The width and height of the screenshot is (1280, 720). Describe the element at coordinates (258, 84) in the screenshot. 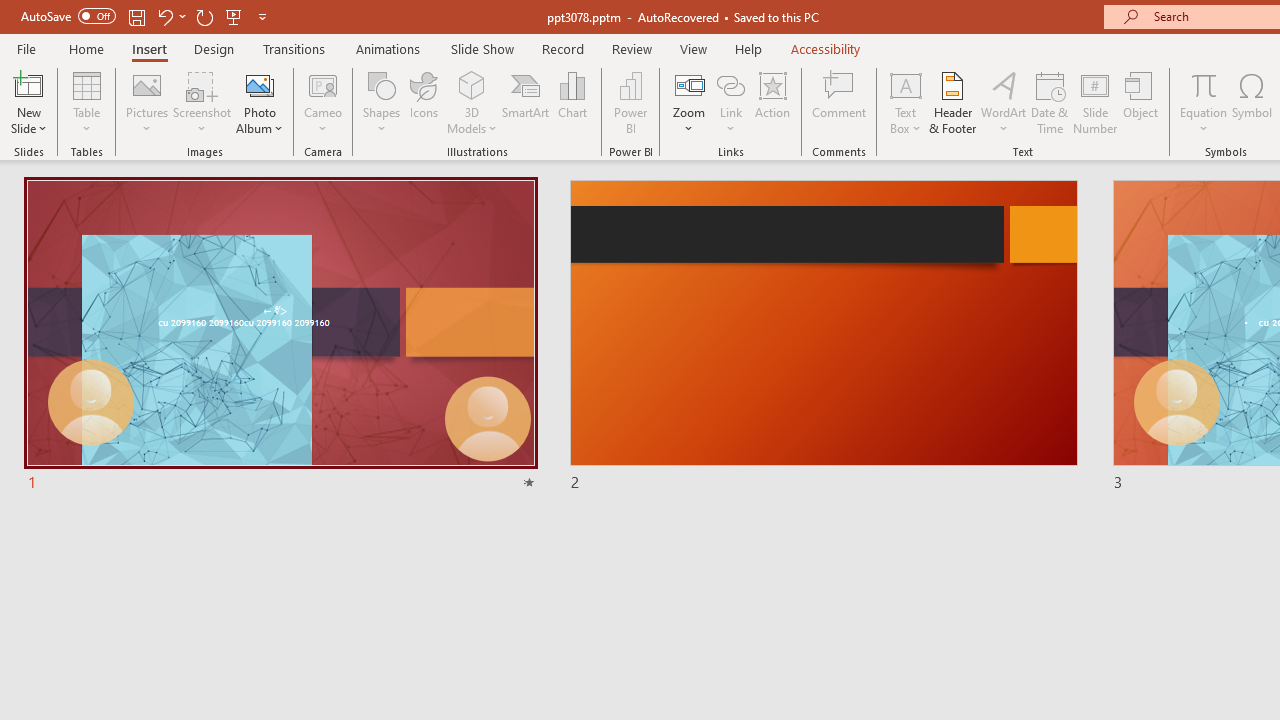

I see `'New Photo Album...'` at that location.